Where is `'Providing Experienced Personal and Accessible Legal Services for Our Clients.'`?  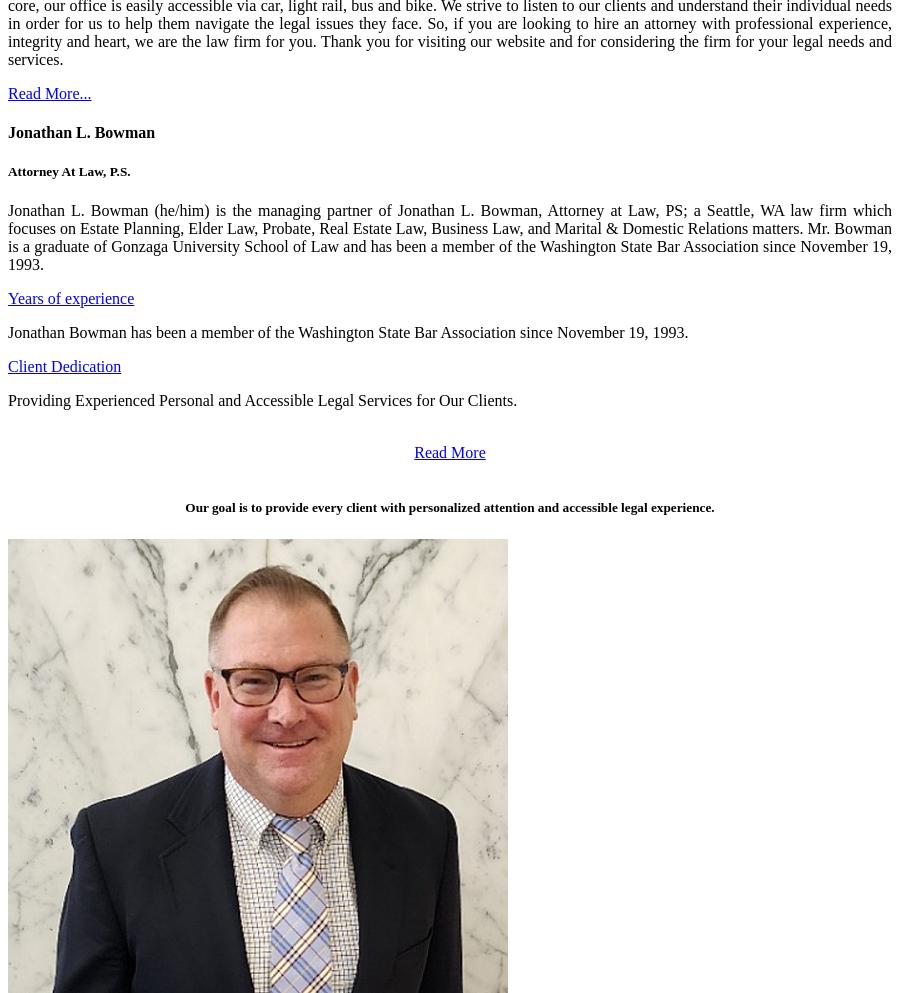
'Providing Experienced Personal and Accessible Legal Services for Our Clients.' is located at coordinates (261, 399).